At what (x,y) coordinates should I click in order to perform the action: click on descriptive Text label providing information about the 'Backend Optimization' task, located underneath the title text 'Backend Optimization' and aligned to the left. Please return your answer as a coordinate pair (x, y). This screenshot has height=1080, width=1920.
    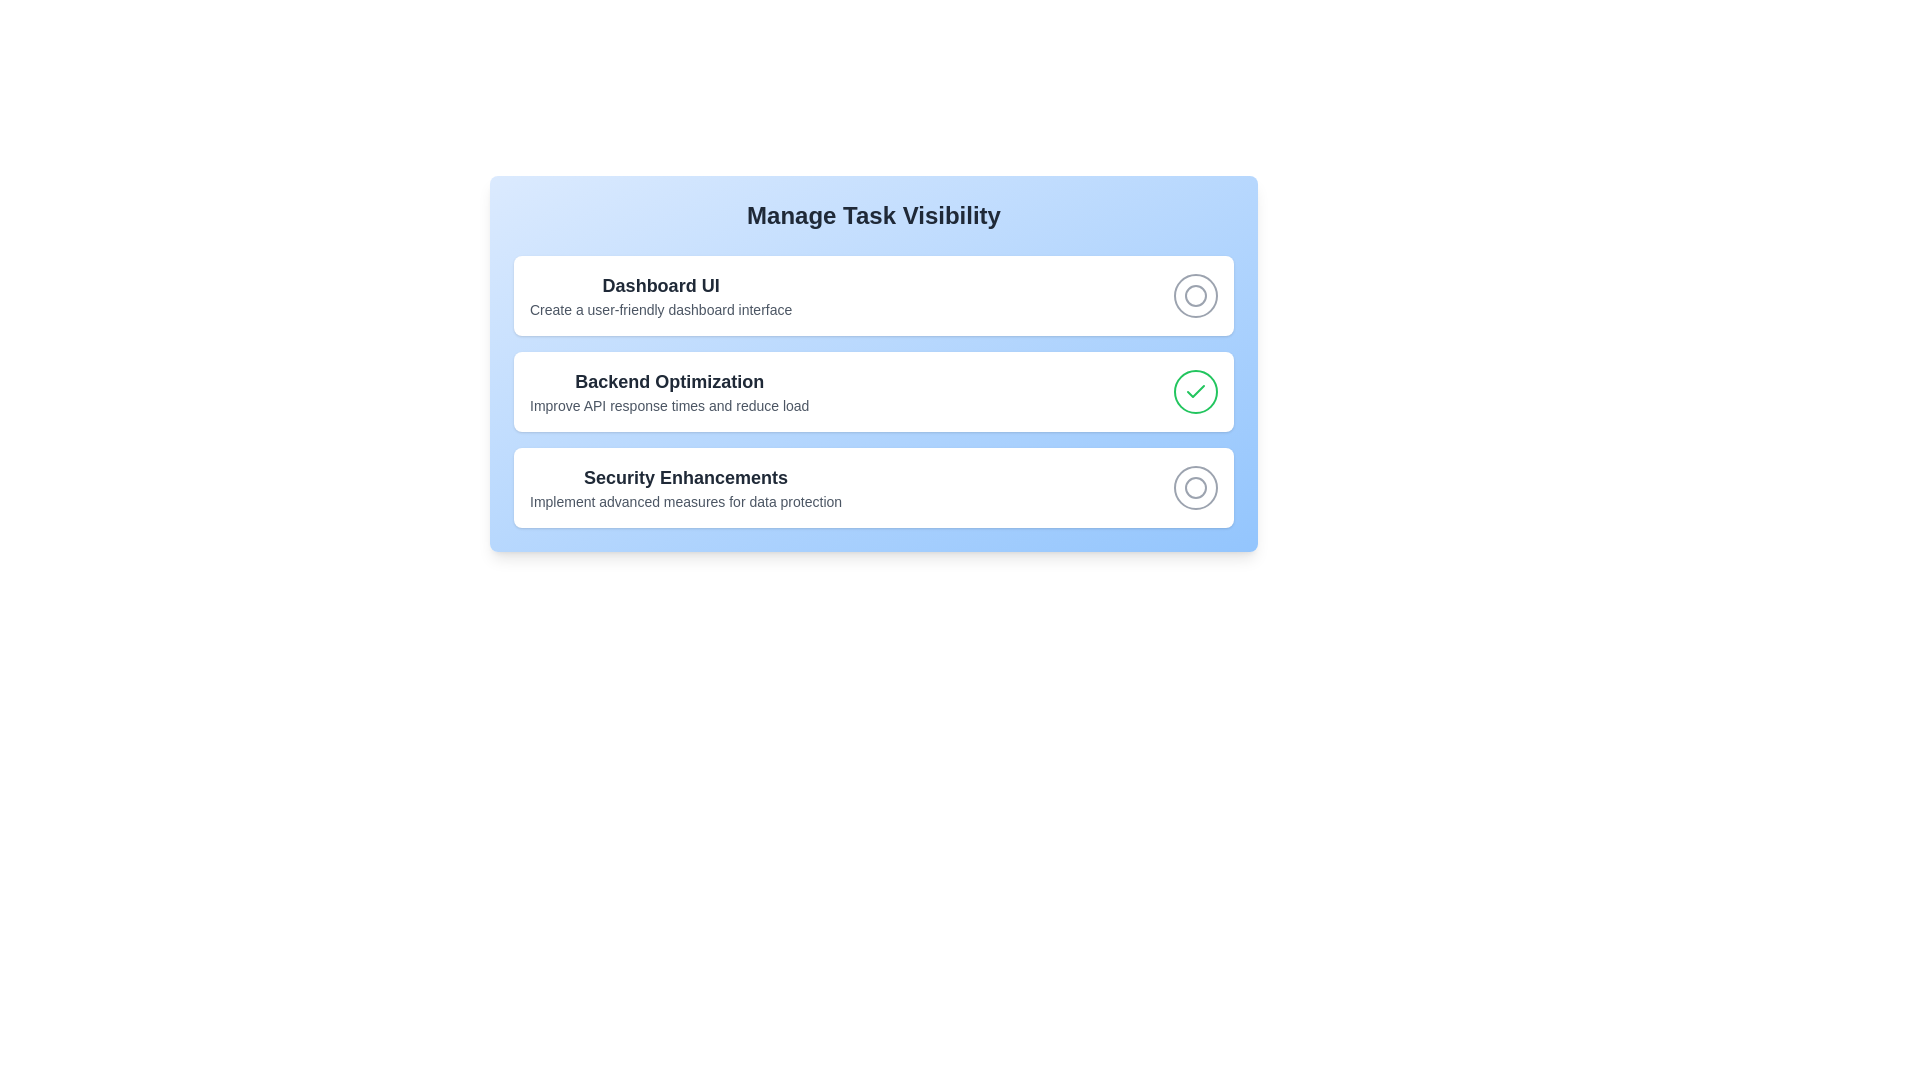
    Looking at the image, I should click on (669, 405).